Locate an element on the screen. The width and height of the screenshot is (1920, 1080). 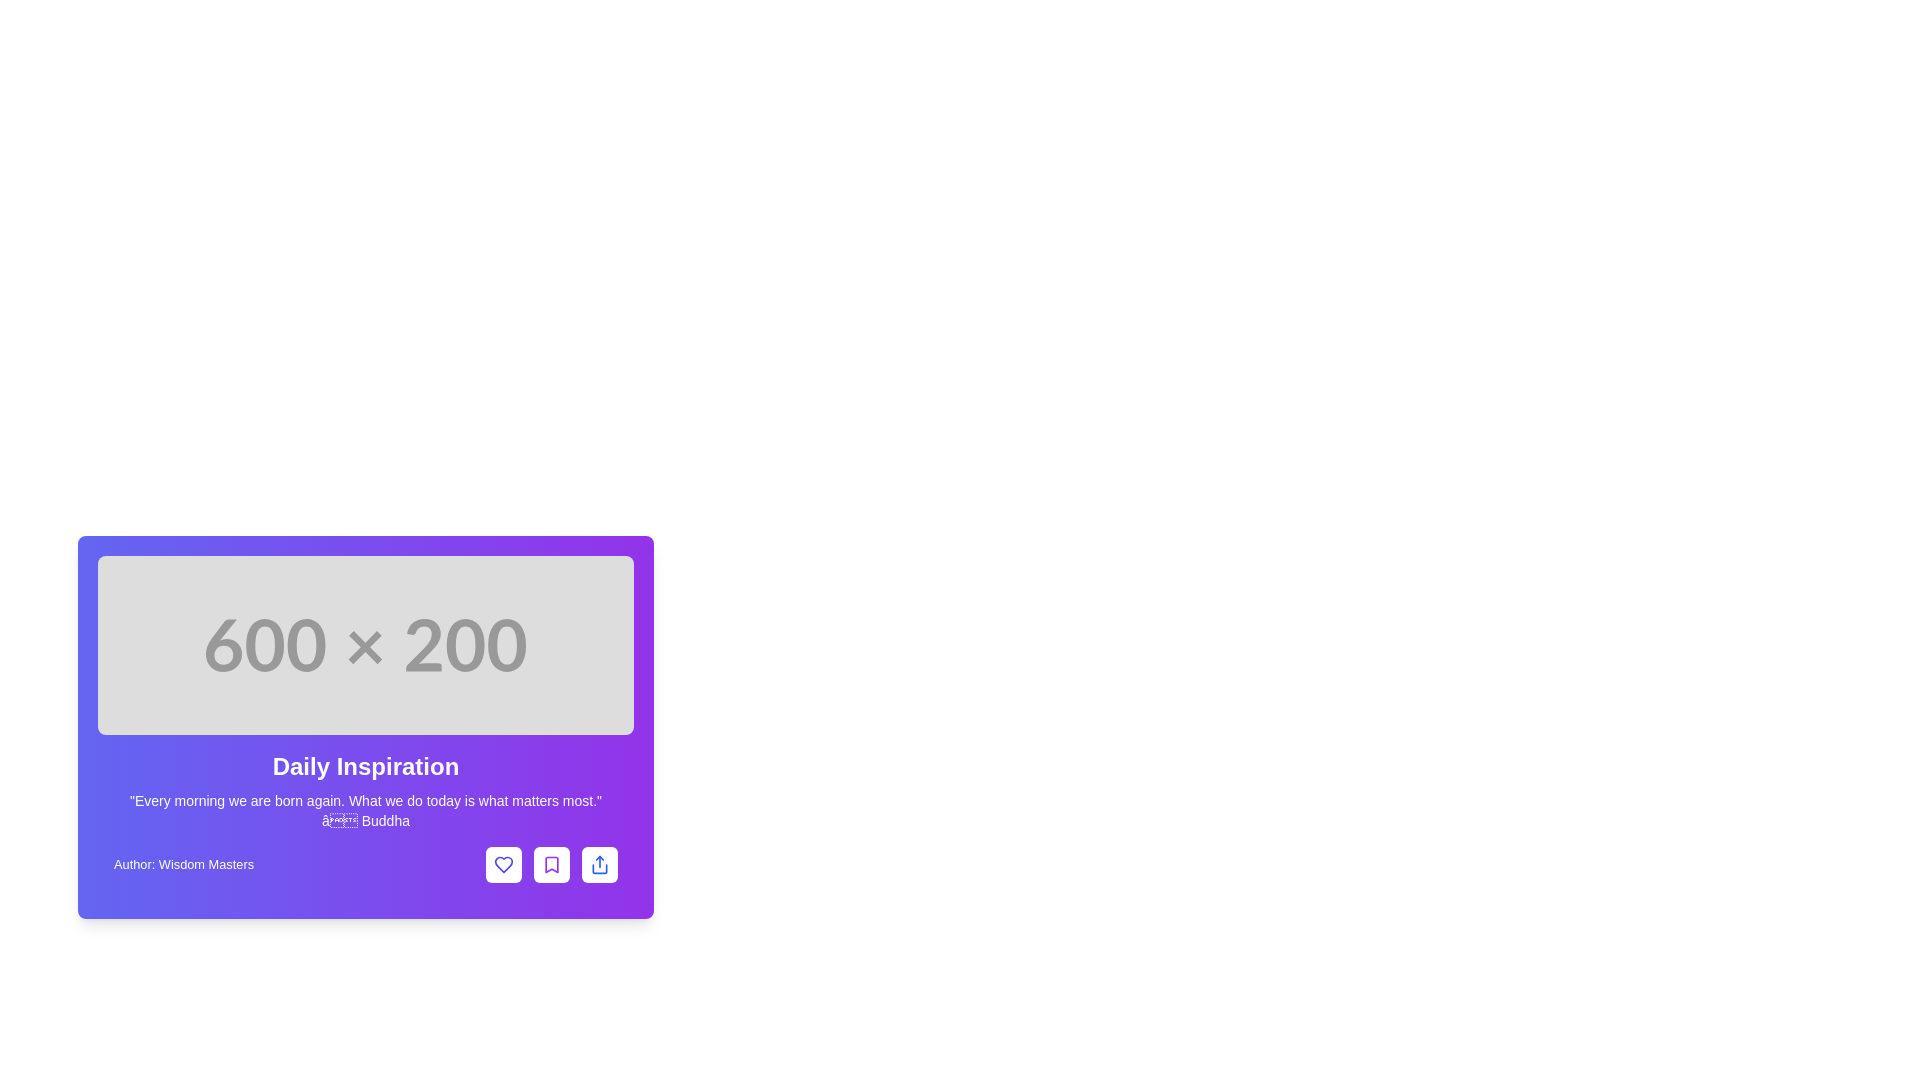
the blue share button with an upward arrow icon located in the bottom-right corner of a group of three icons is located at coordinates (599, 863).